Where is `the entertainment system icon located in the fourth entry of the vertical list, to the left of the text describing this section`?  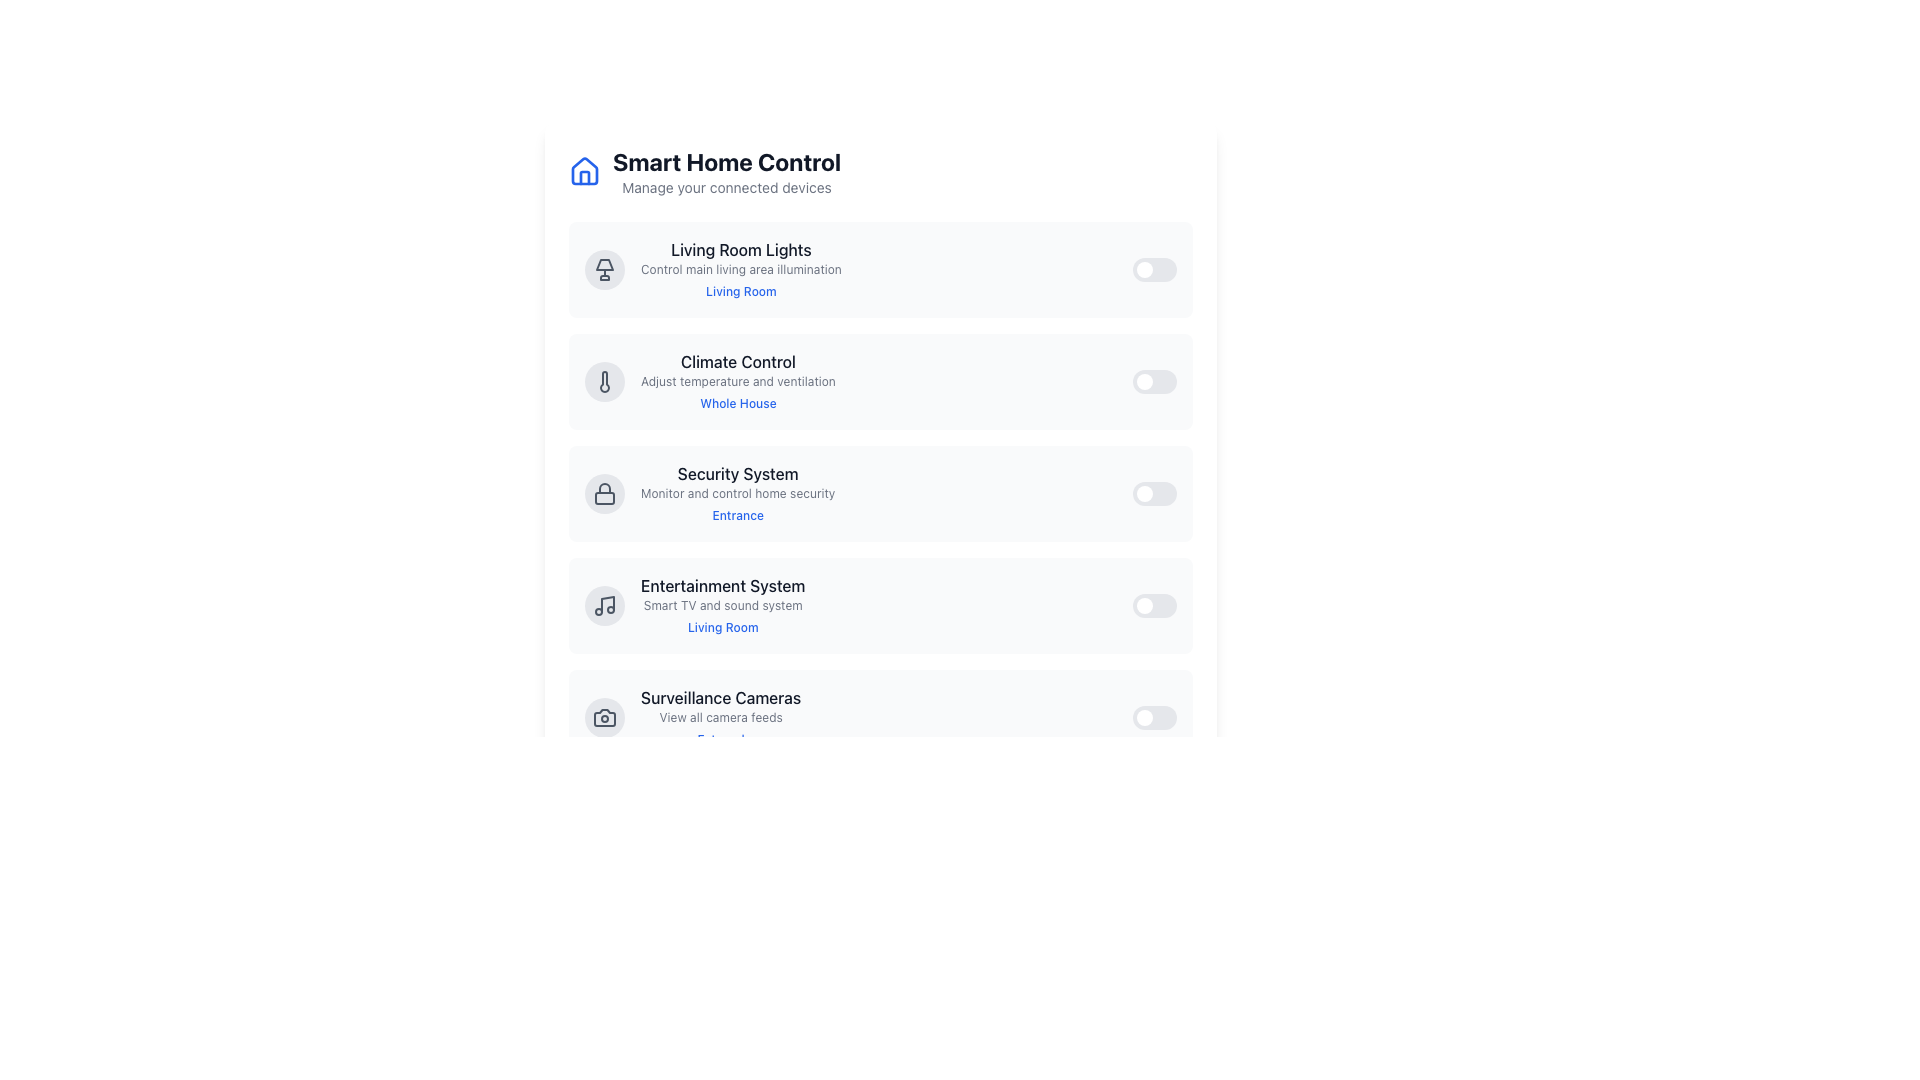
the entertainment system icon located in the fourth entry of the vertical list, to the left of the text describing this section is located at coordinates (603, 604).